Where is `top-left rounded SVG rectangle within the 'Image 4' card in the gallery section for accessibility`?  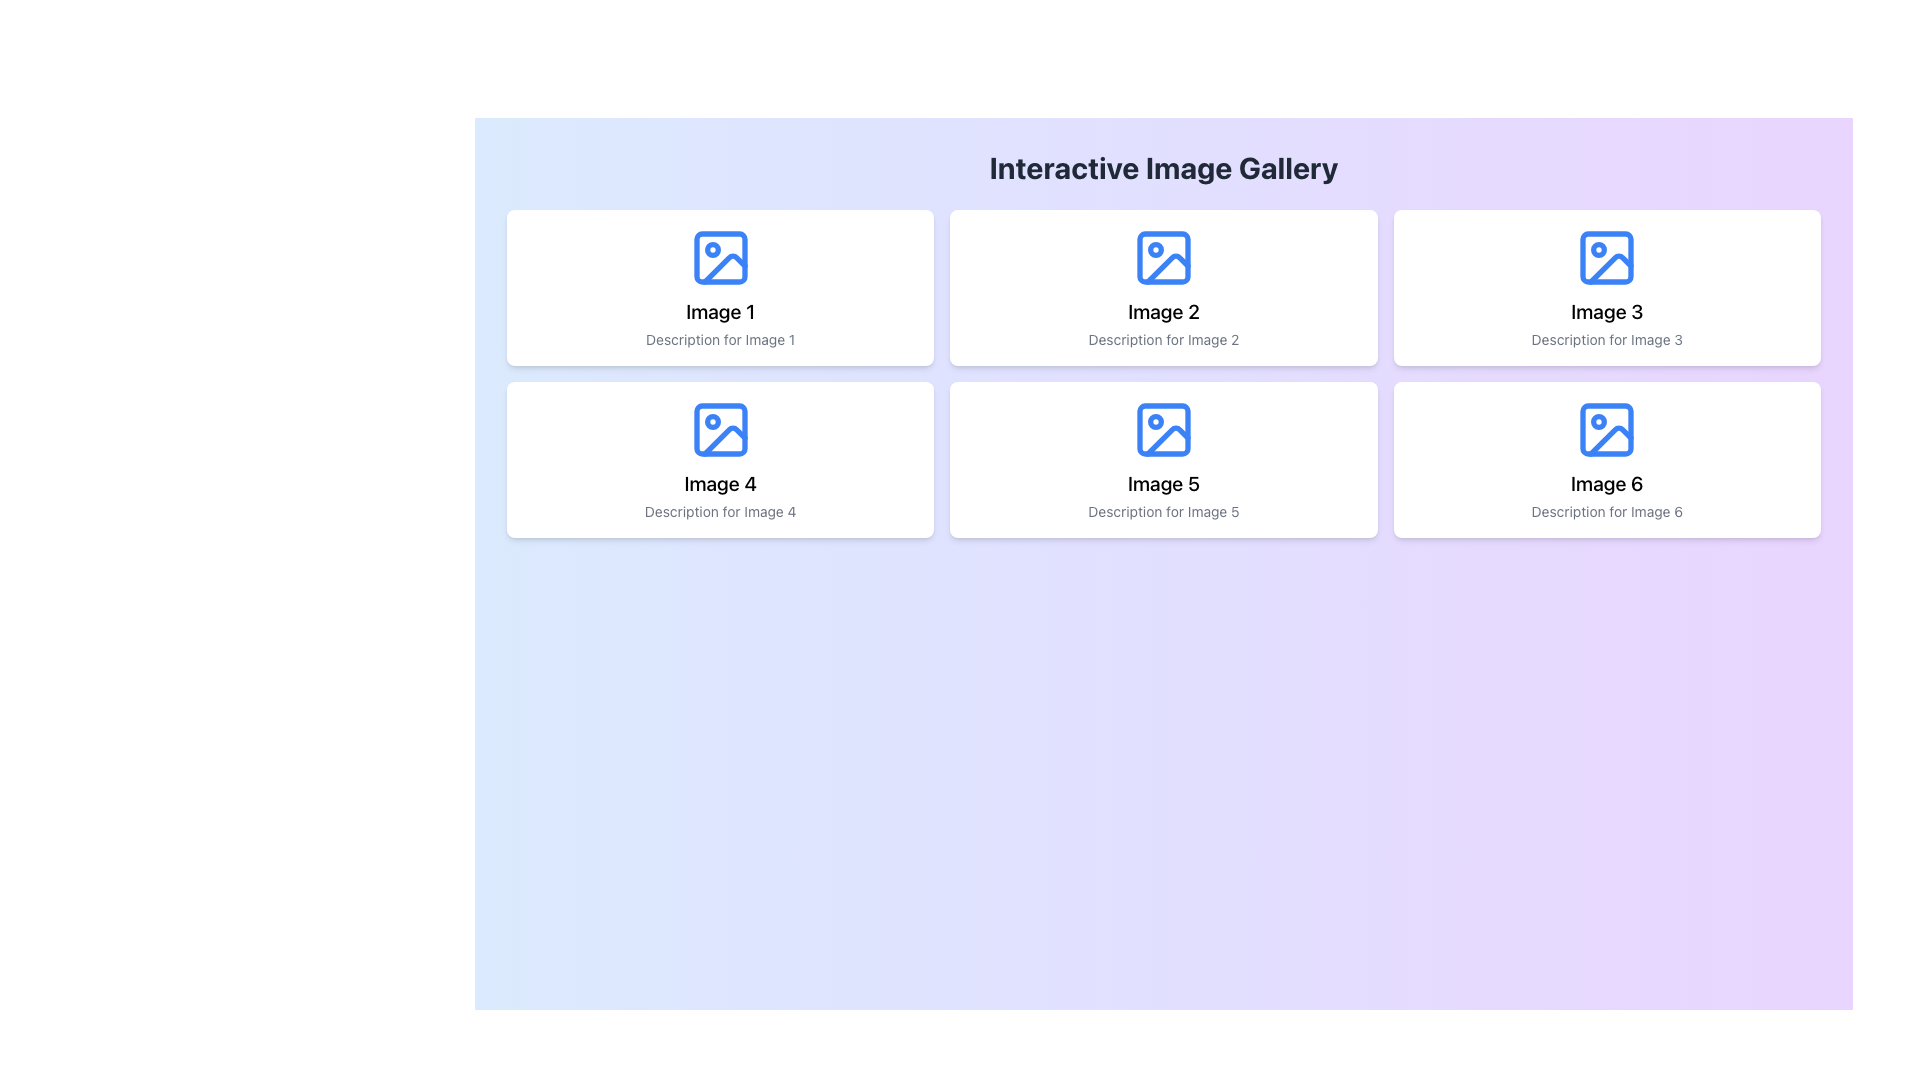 top-left rounded SVG rectangle within the 'Image 4' card in the gallery section for accessibility is located at coordinates (720, 428).